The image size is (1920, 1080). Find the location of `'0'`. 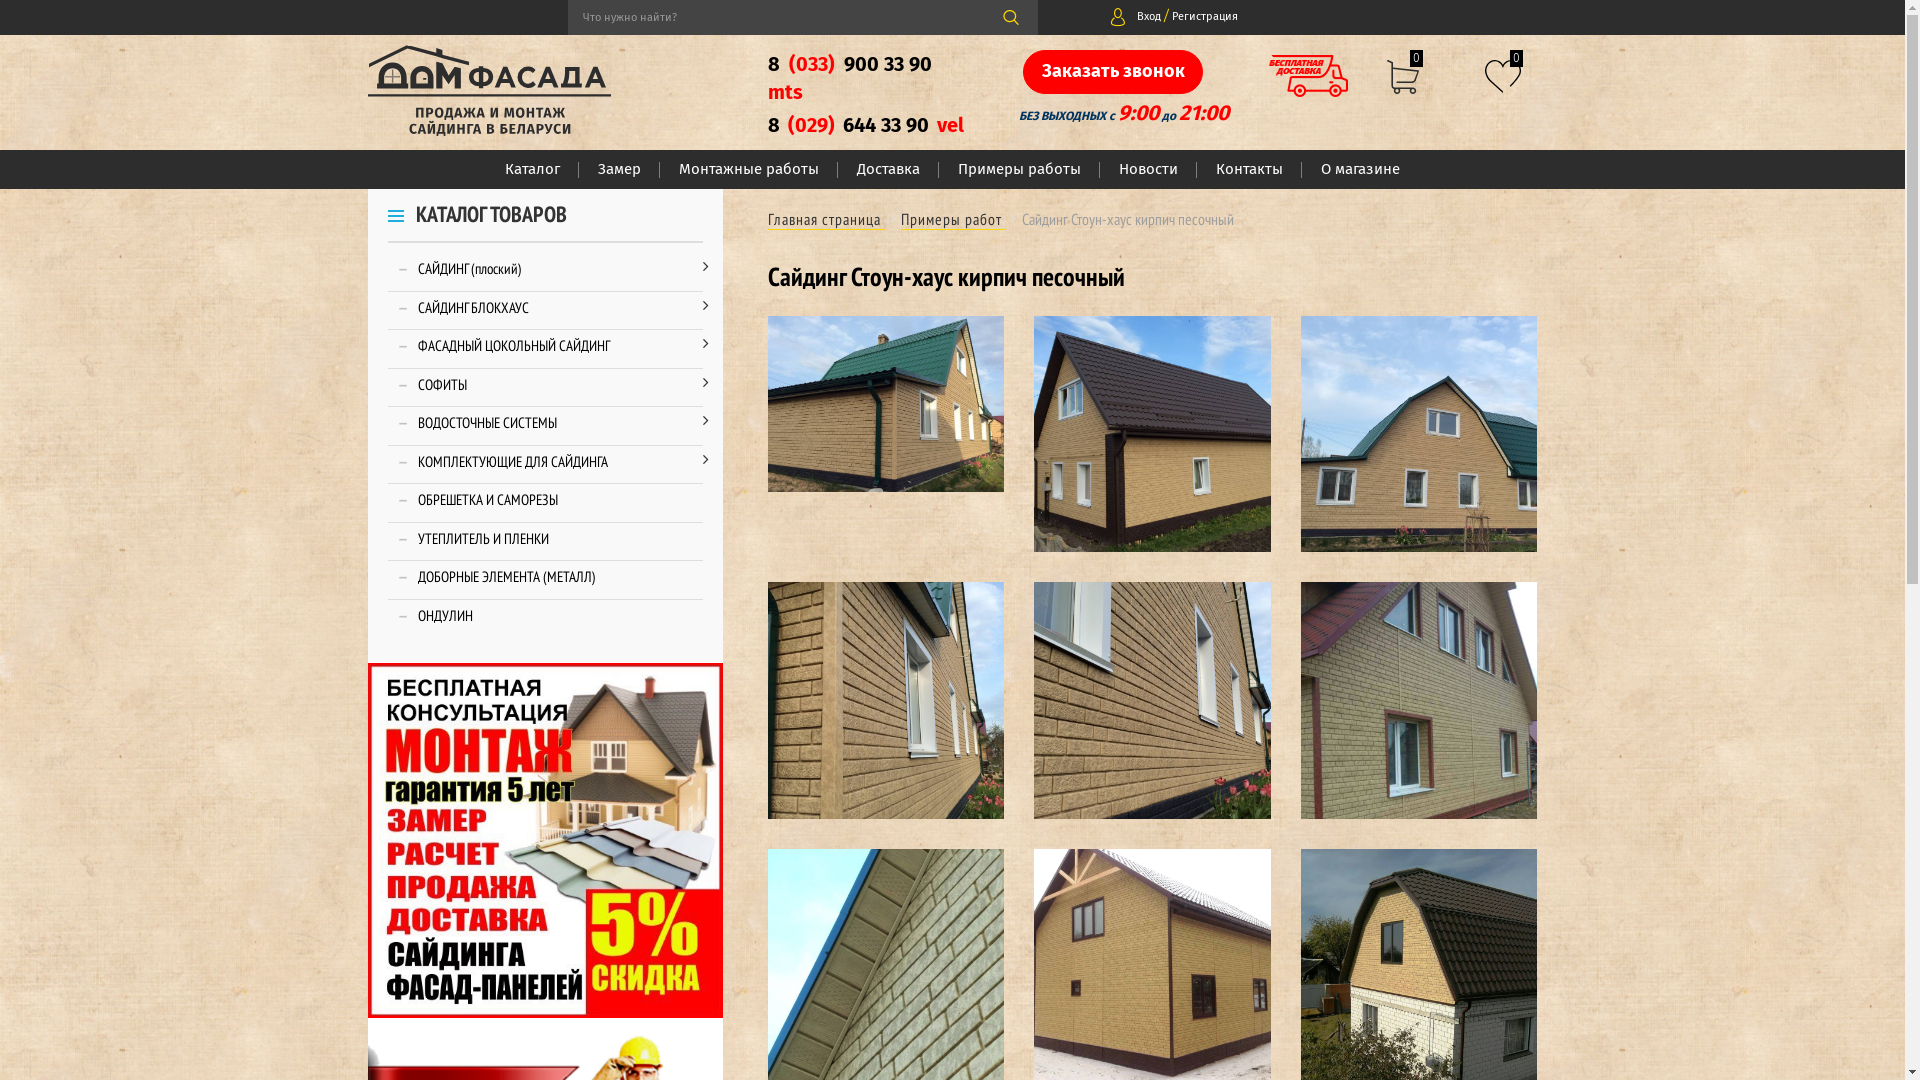

'0' is located at coordinates (1502, 68).